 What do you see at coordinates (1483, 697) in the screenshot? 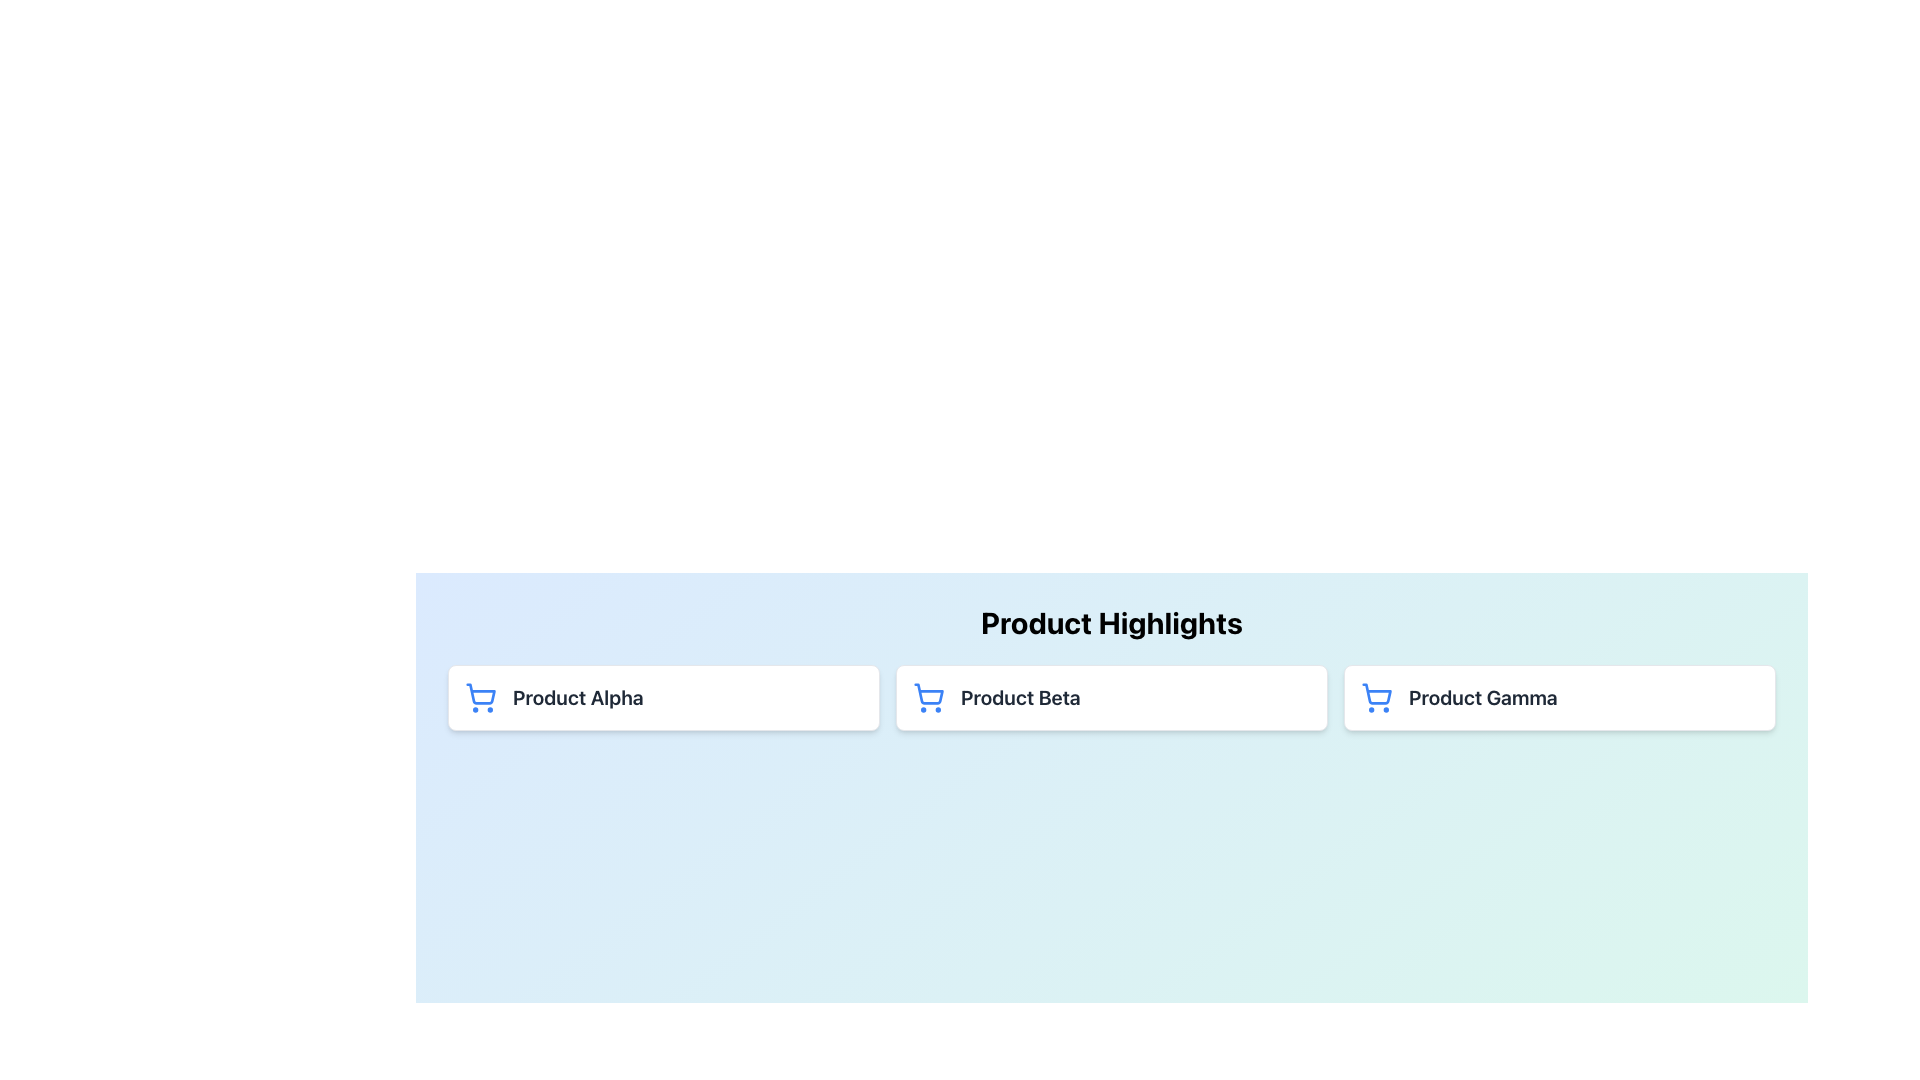
I see `text label displaying 'Product Gamma', which is the rightmost text label in a row of product descriptions within a card under 'Product Highlights'` at bounding box center [1483, 697].